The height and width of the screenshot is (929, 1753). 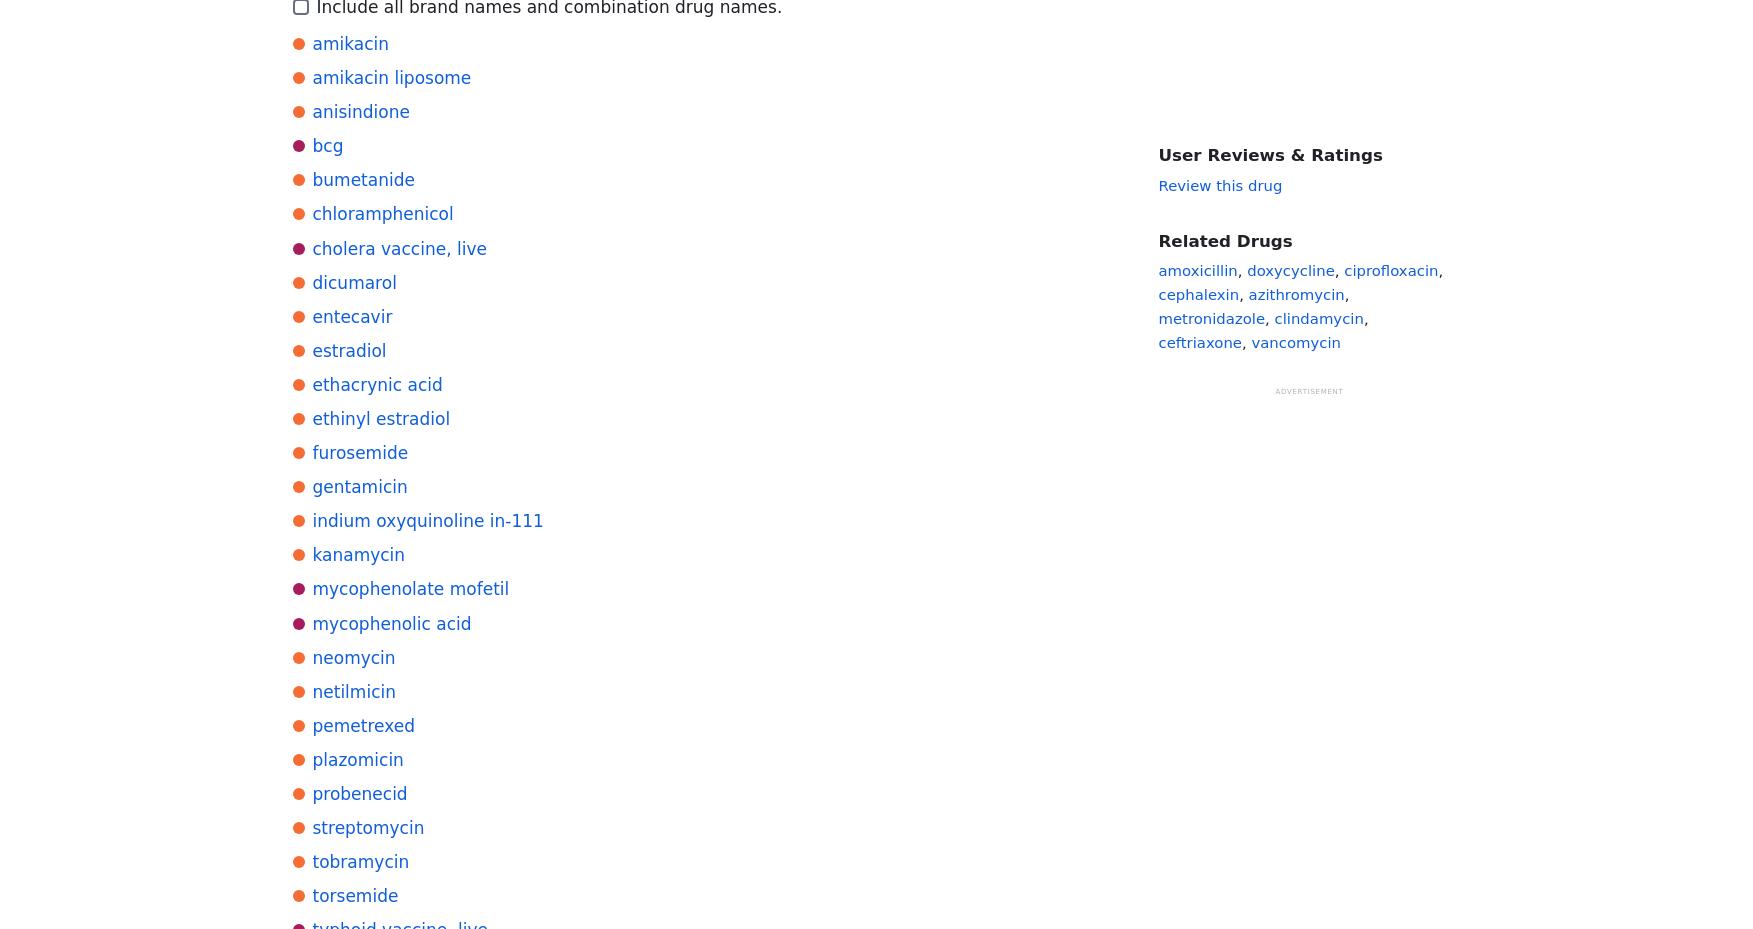 I want to click on 'bumetanide', so click(x=311, y=180).